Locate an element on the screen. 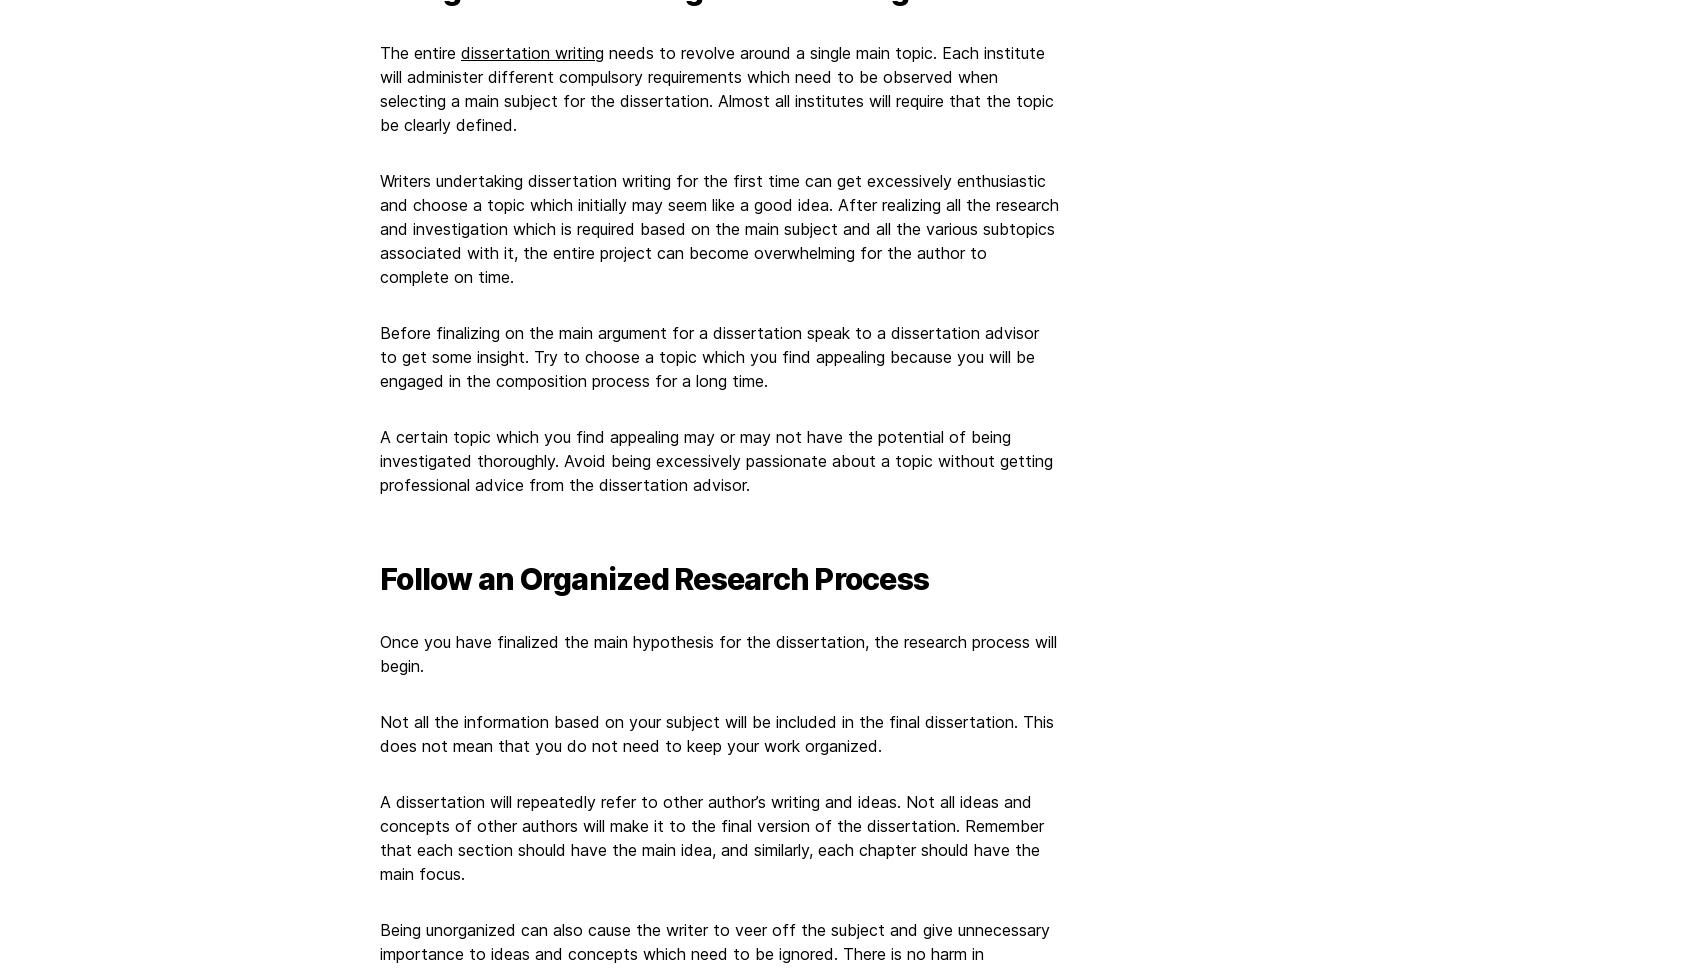  'dissertation writing' is located at coordinates (531, 50).